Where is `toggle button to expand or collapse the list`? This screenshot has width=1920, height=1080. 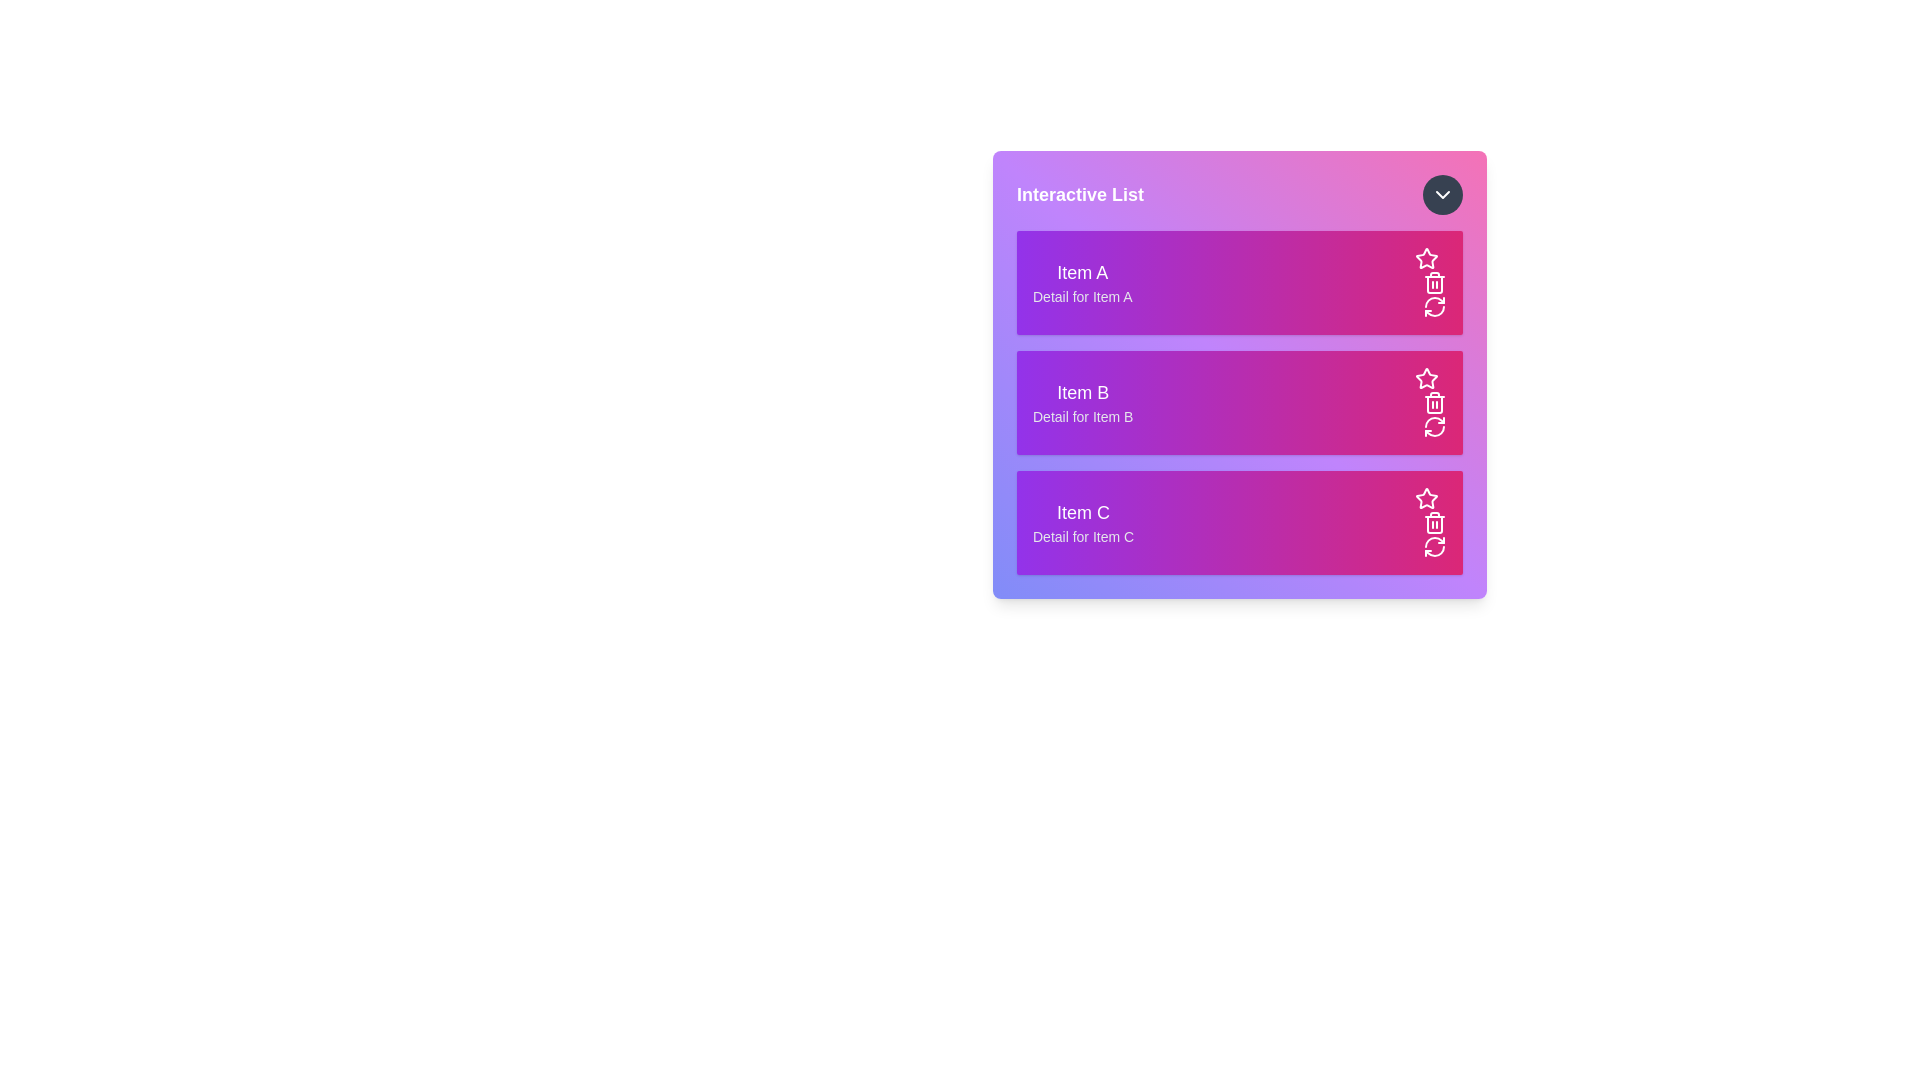 toggle button to expand or collapse the list is located at coordinates (1443, 195).